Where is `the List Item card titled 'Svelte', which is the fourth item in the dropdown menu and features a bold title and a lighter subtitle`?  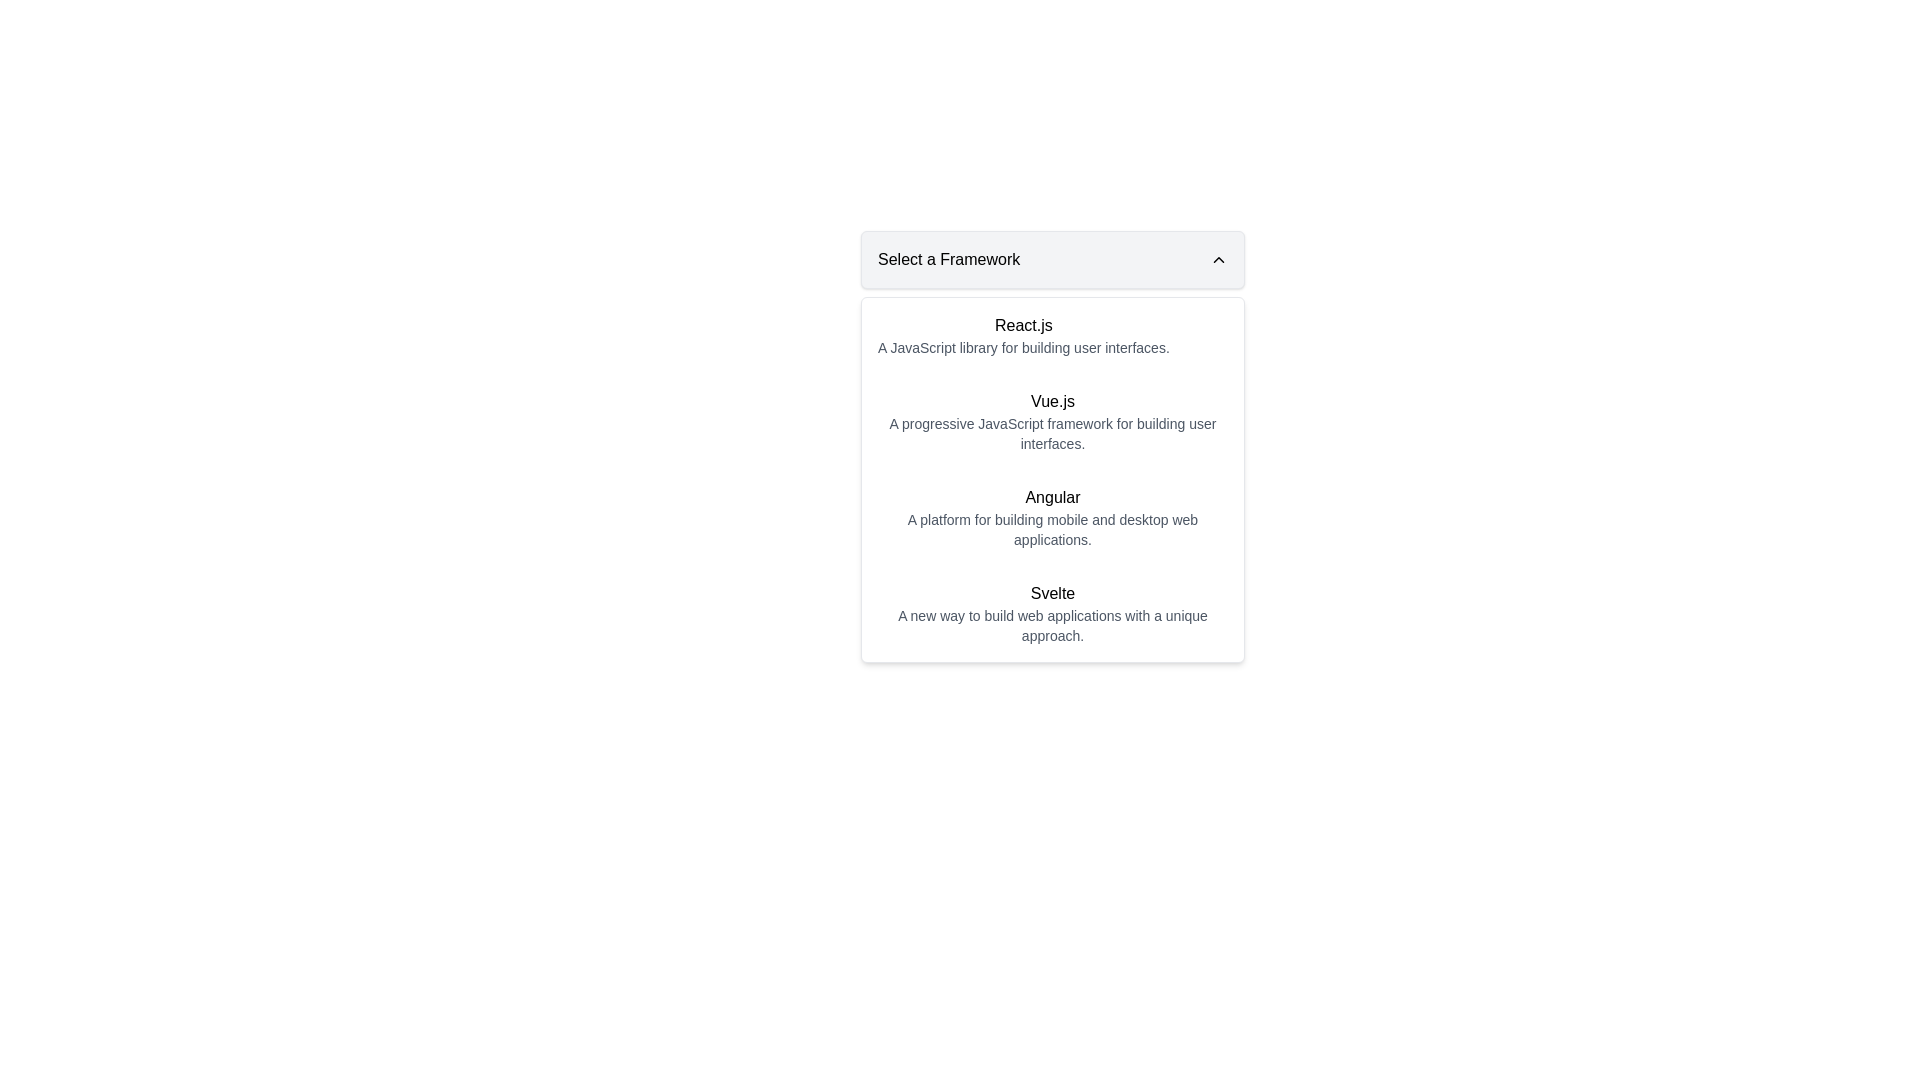
the List Item card titled 'Svelte', which is the fourth item in the dropdown menu and features a bold title and a lighter subtitle is located at coordinates (1051, 612).